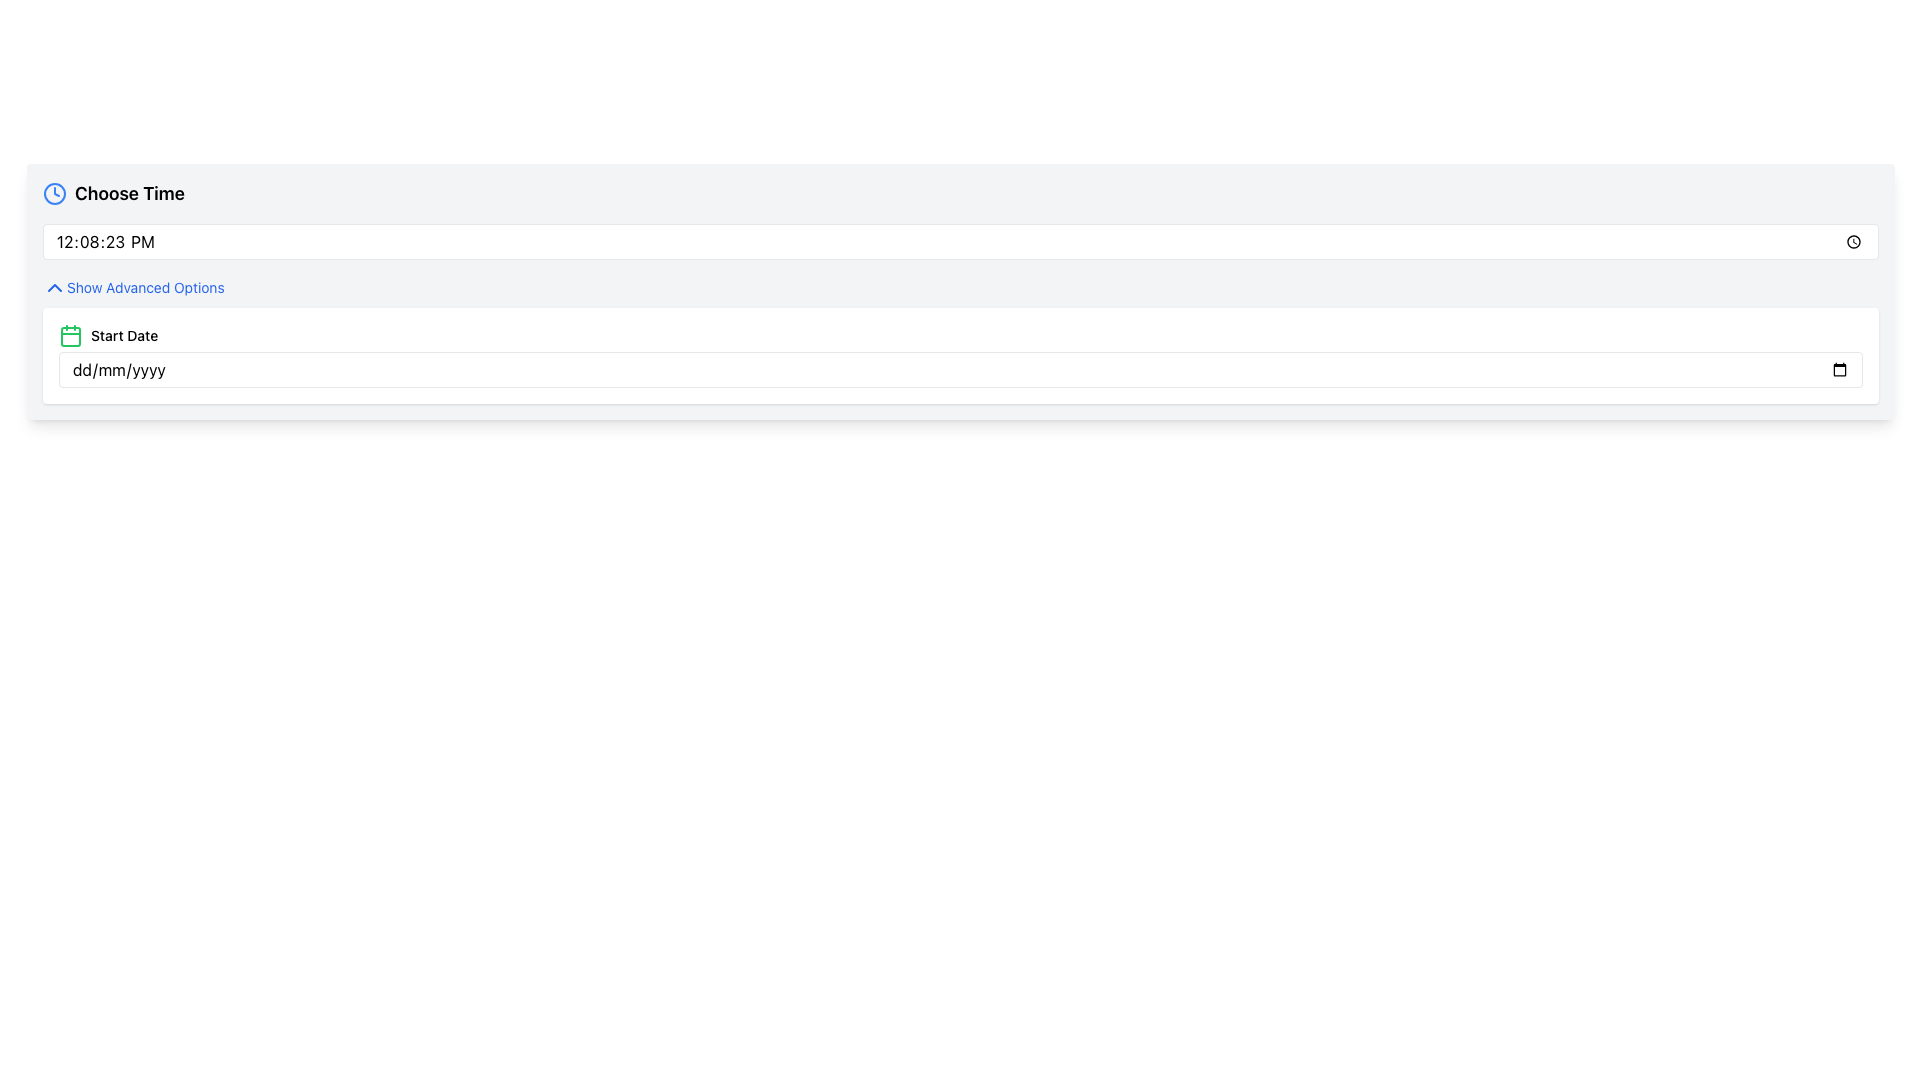 The image size is (1920, 1080). I want to click on the clock icon located to the left of the 'Choose Time' text, which indicates a time-related feature, so click(54, 193).